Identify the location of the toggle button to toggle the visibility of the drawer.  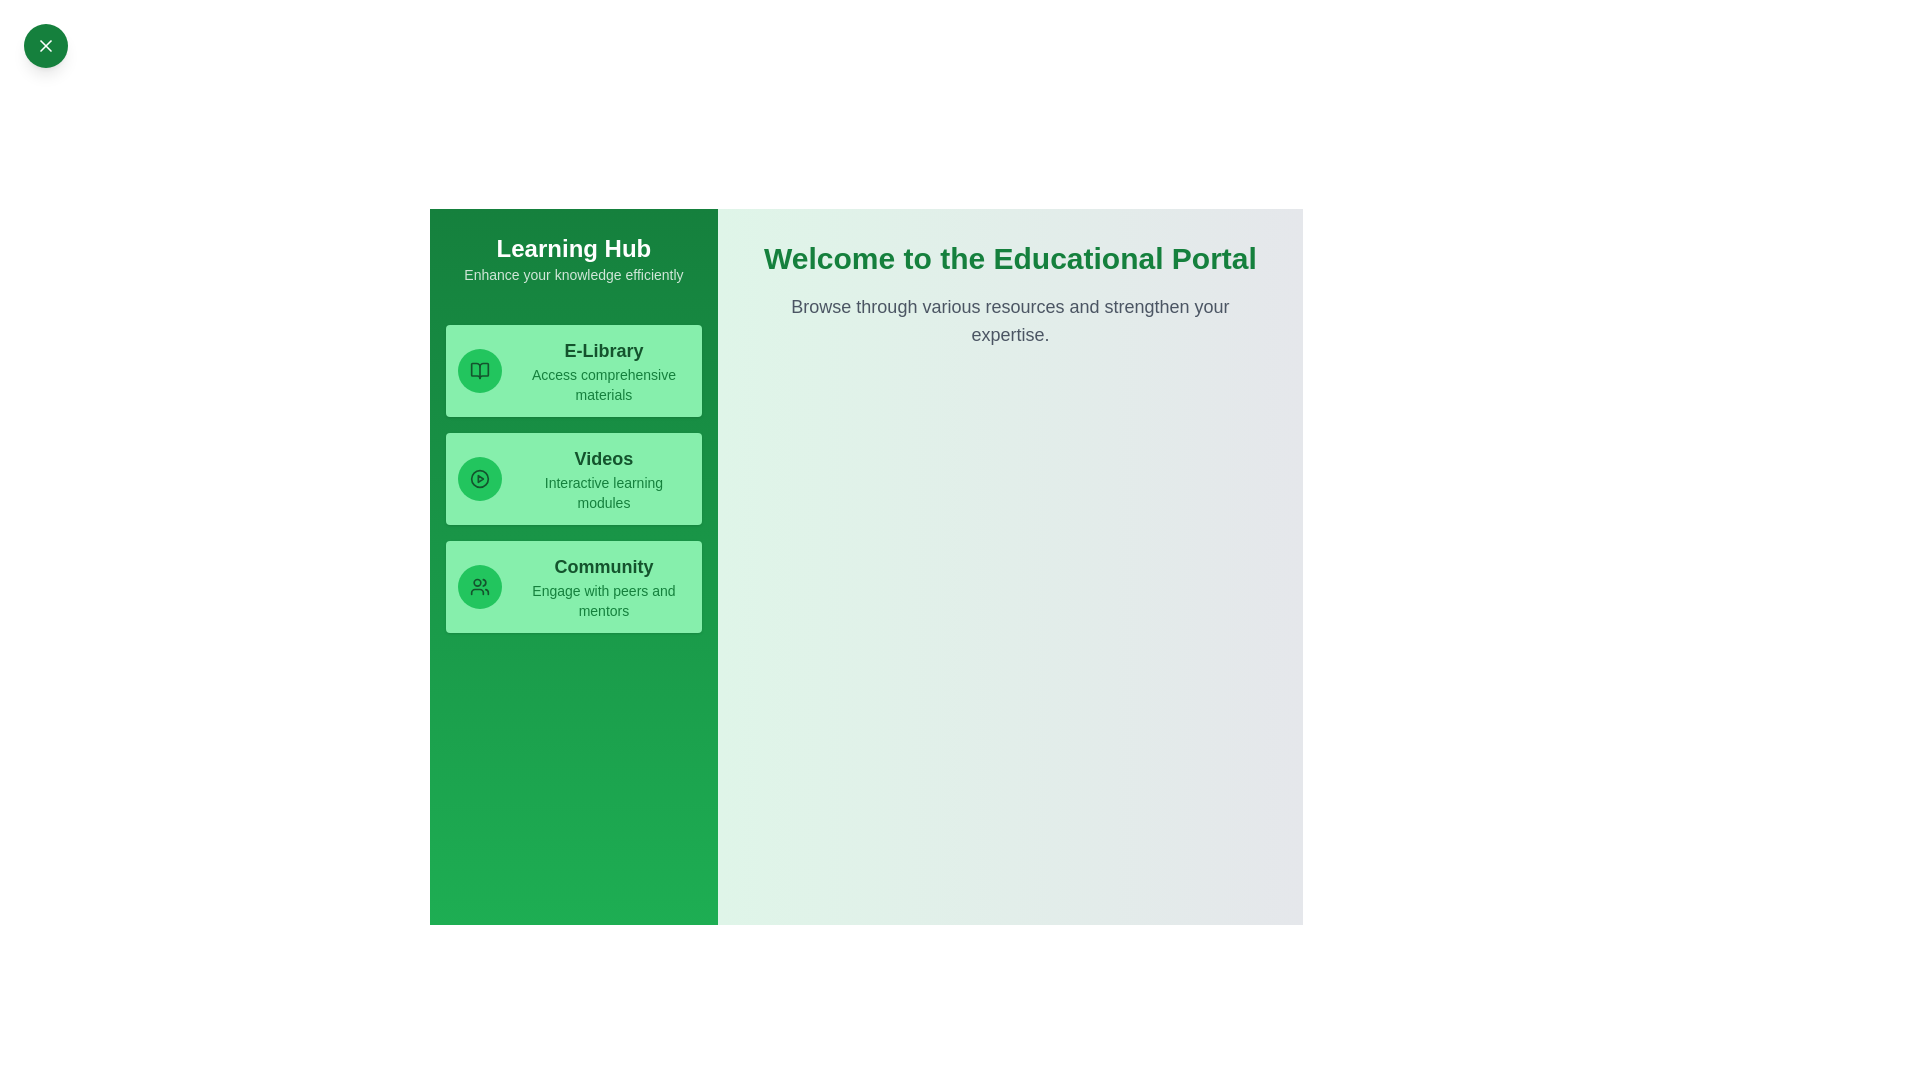
(46, 45).